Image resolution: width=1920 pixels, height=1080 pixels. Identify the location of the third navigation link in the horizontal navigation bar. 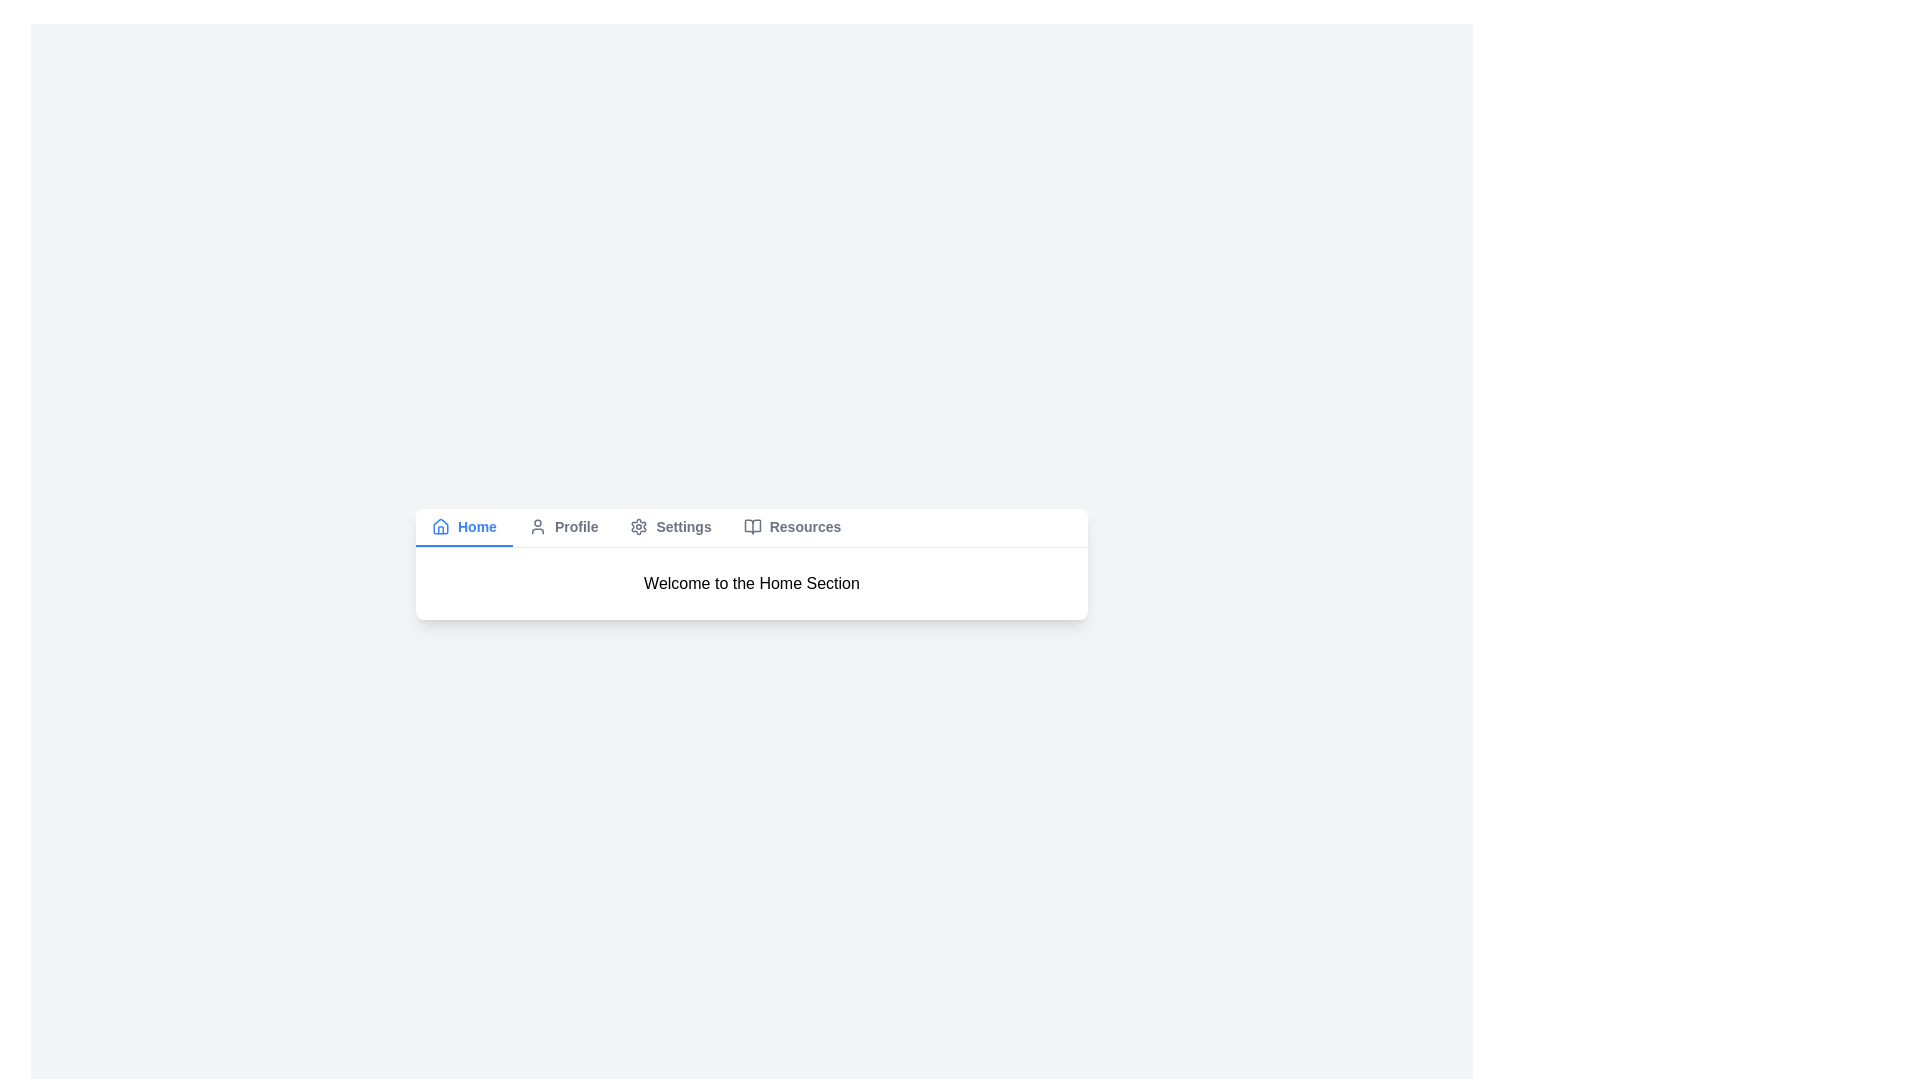
(671, 525).